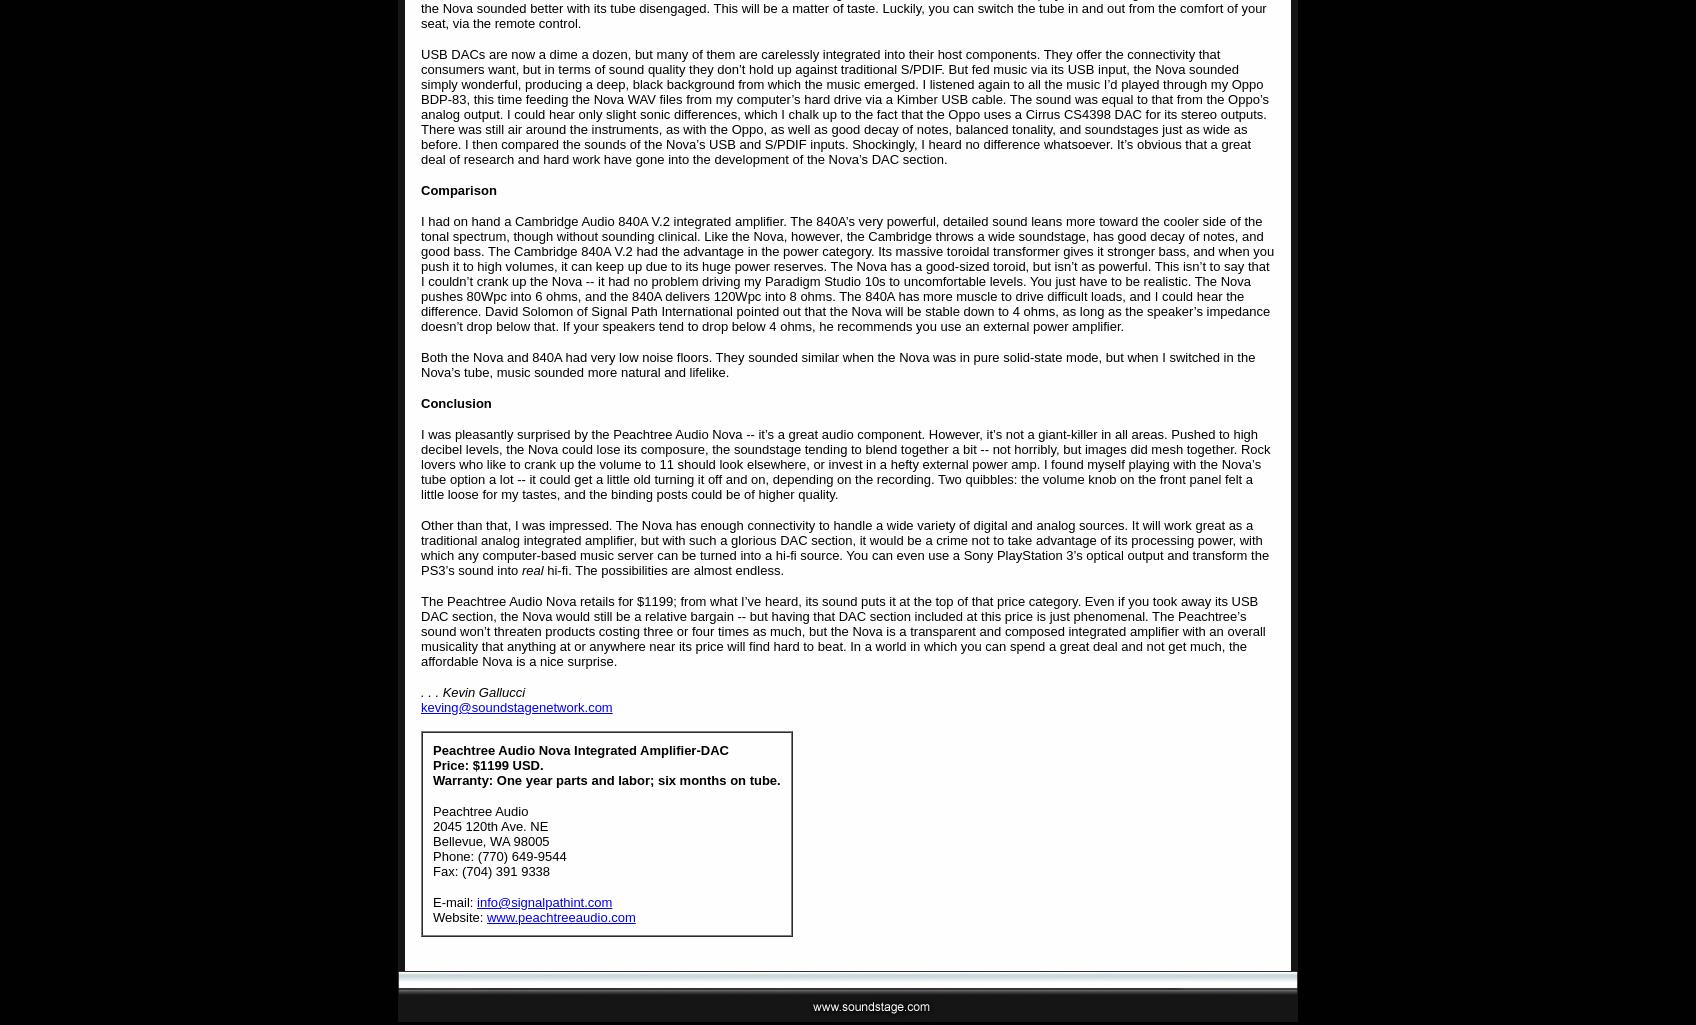  I want to click on '. . . Kevin Gallucci', so click(473, 692).